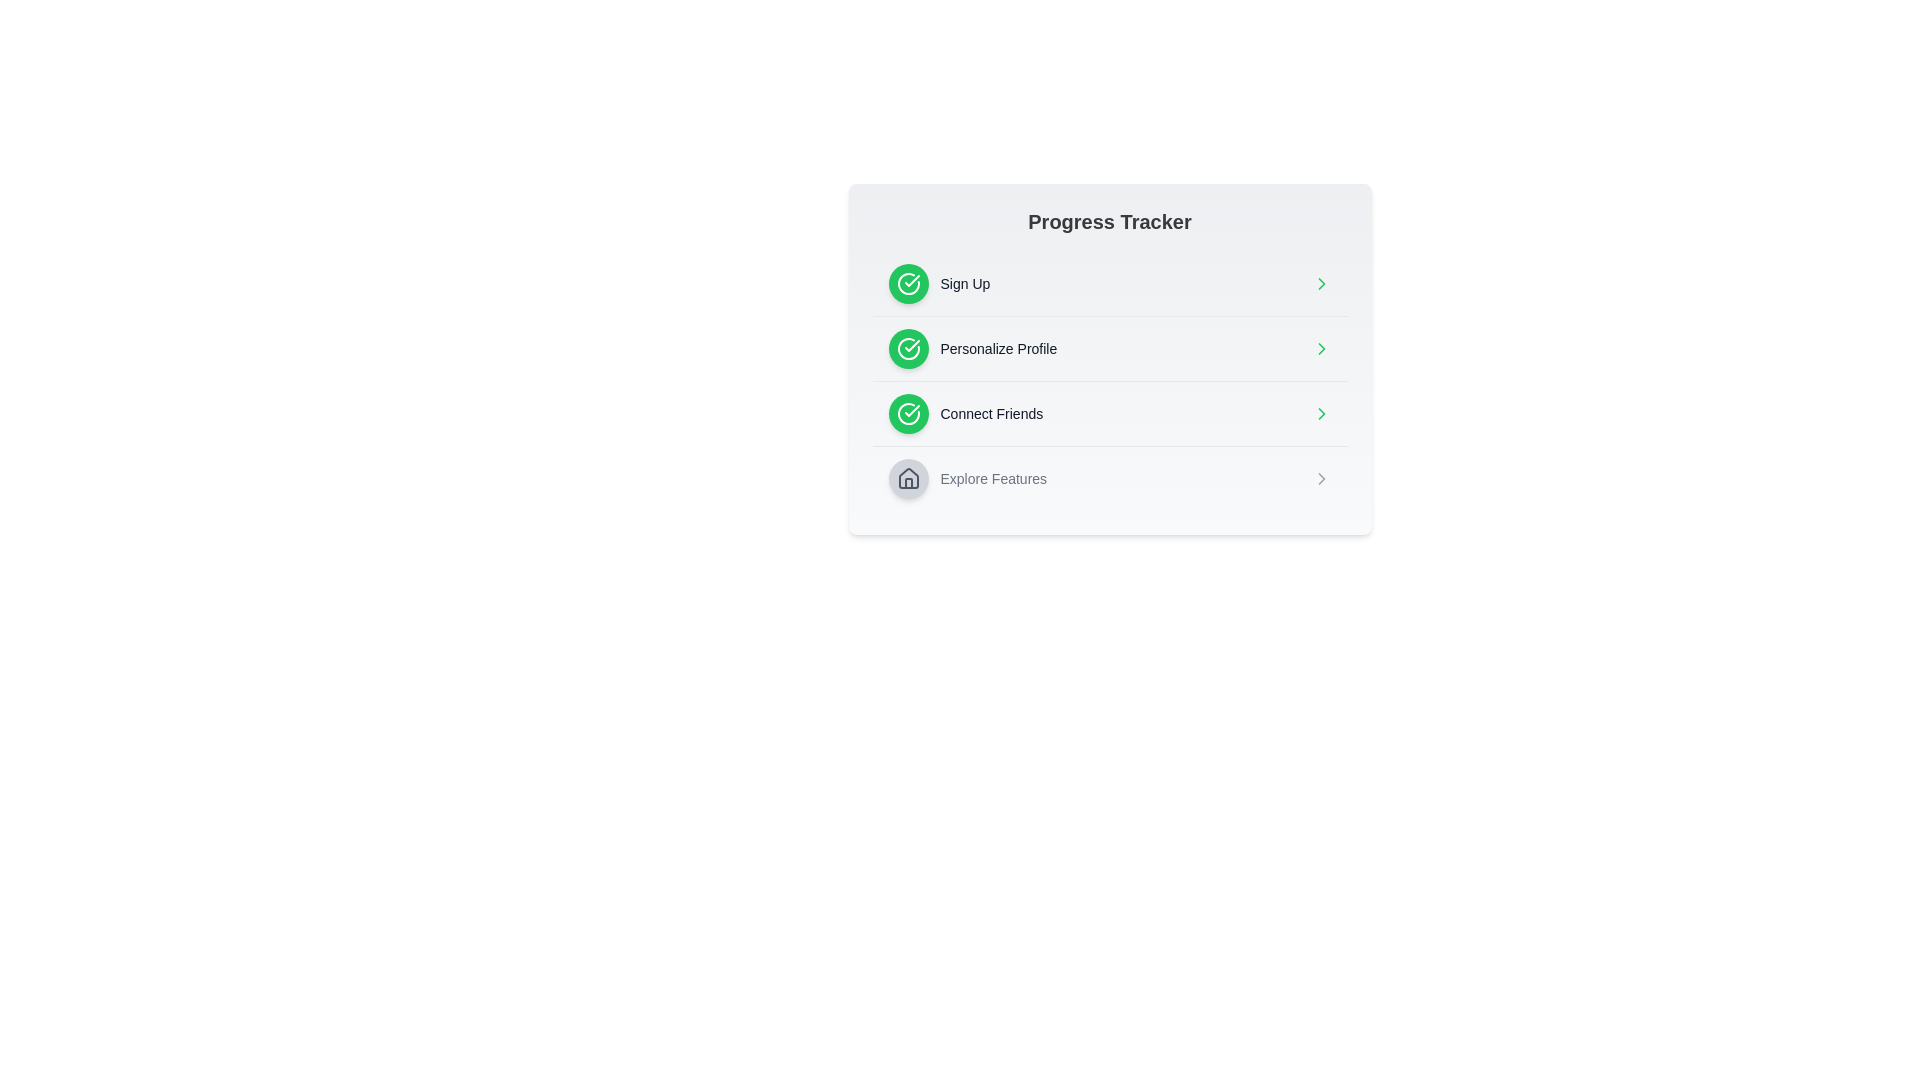 Image resolution: width=1920 pixels, height=1080 pixels. I want to click on the green circular icon representing the completion status of the 'Sign Up' step in the vertical progress tracker, so click(907, 284).